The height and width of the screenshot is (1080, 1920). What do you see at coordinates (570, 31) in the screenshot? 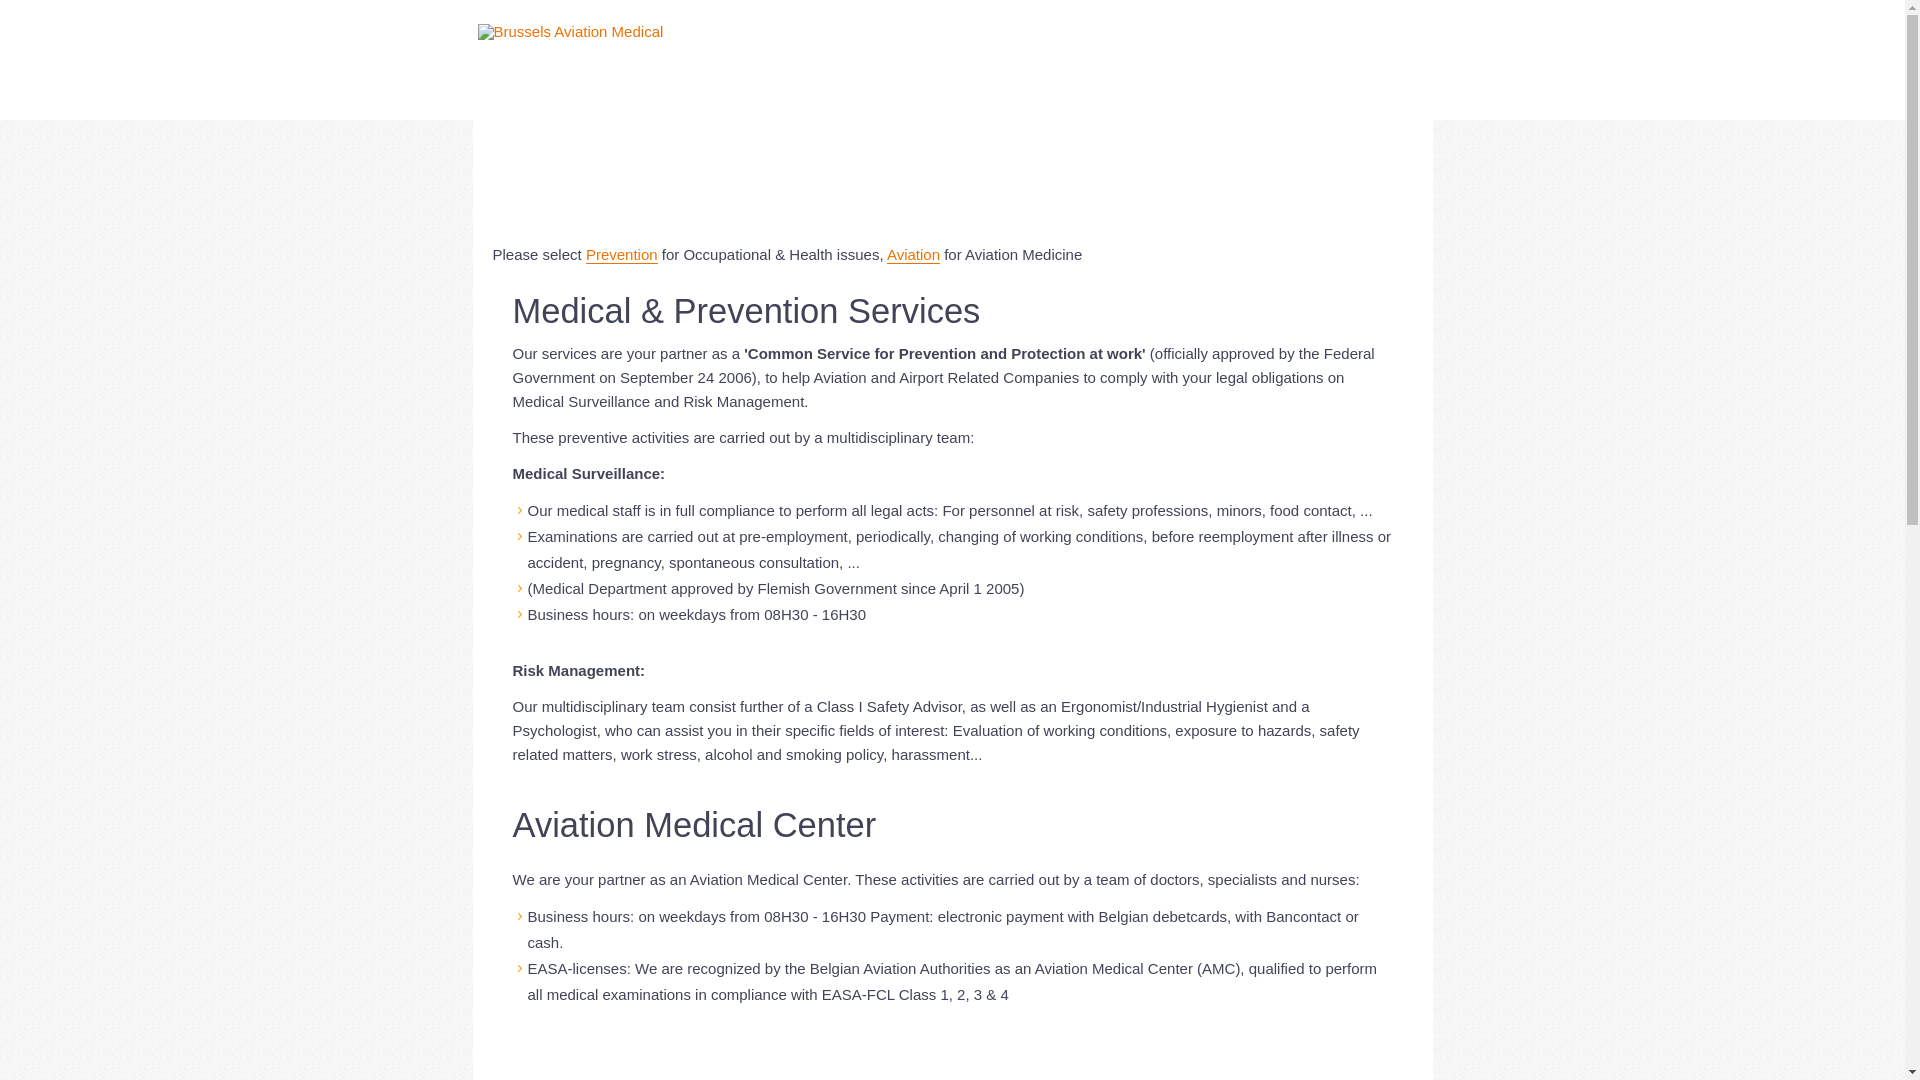
I see `'Brussels Aviation Medical'` at bounding box center [570, 31].